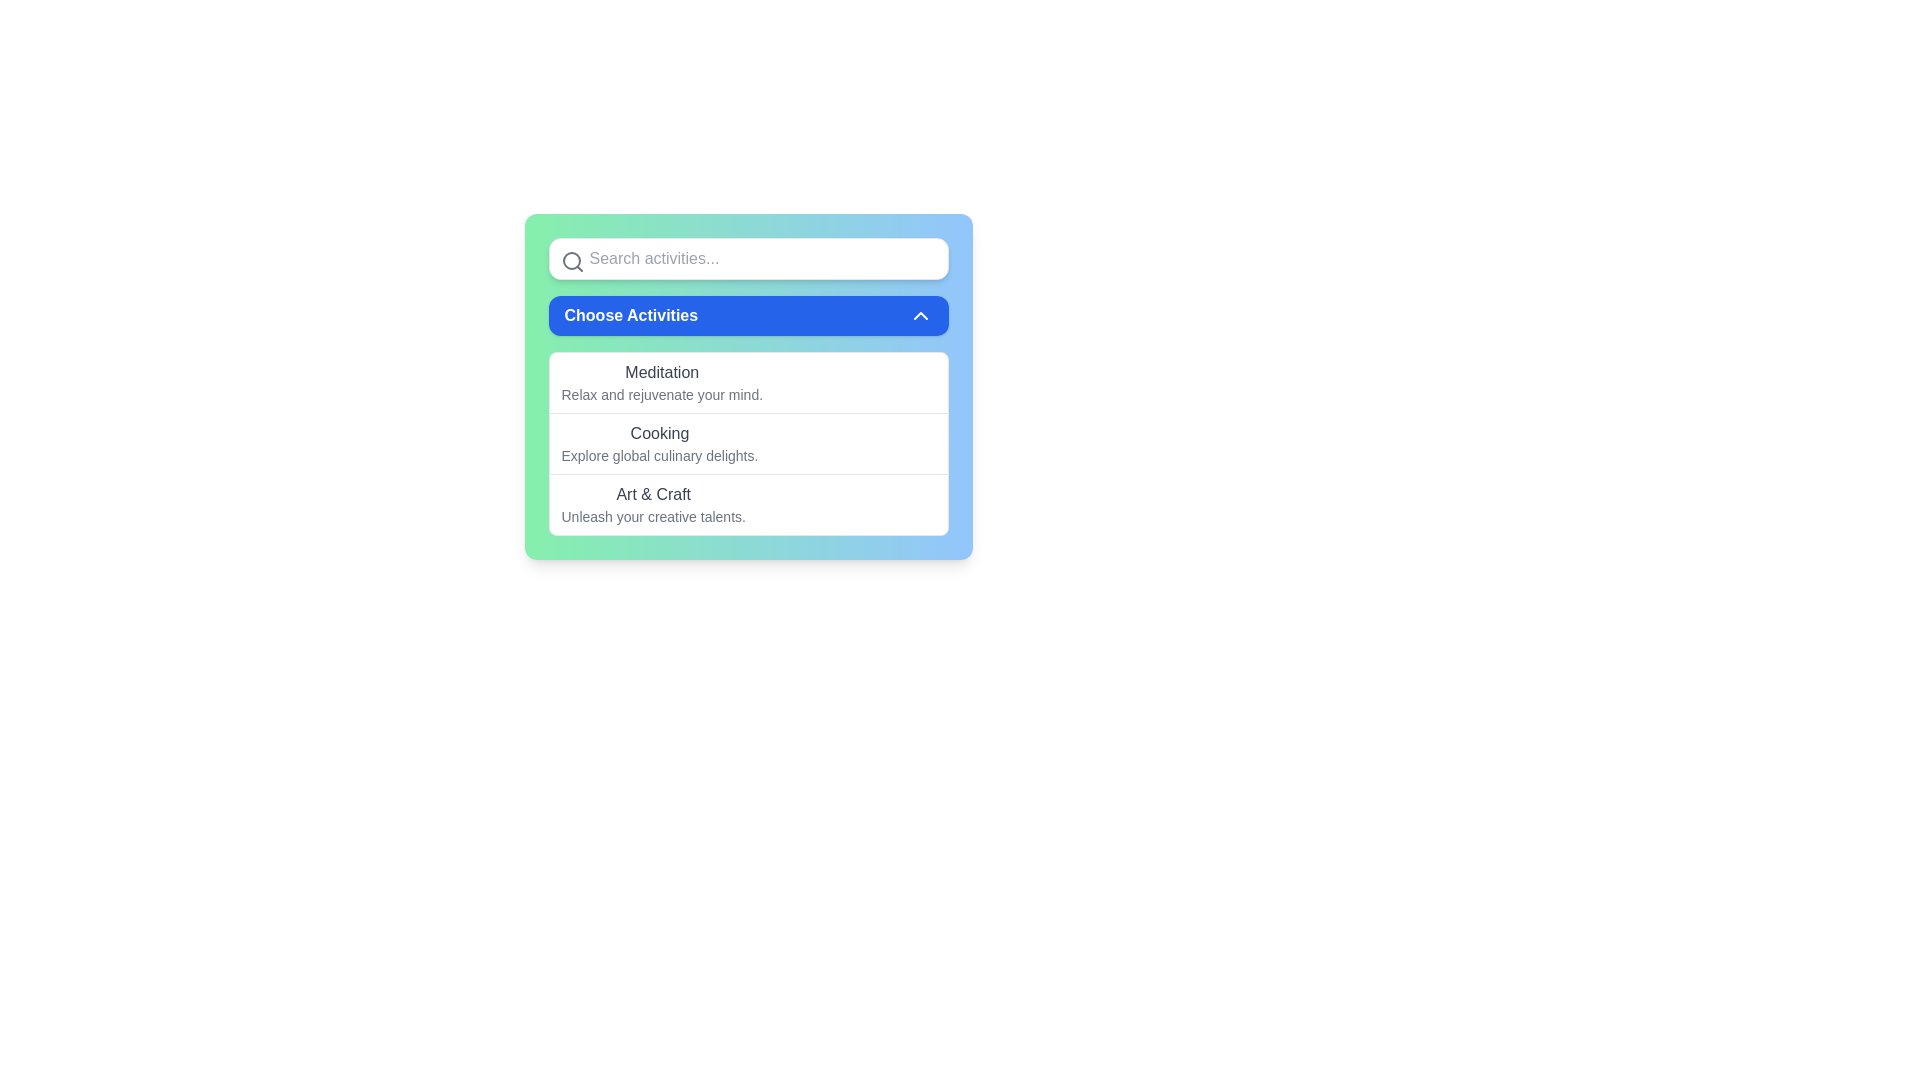  I want to click on the dropdown option titled 'Meditation', so click(747, 382).